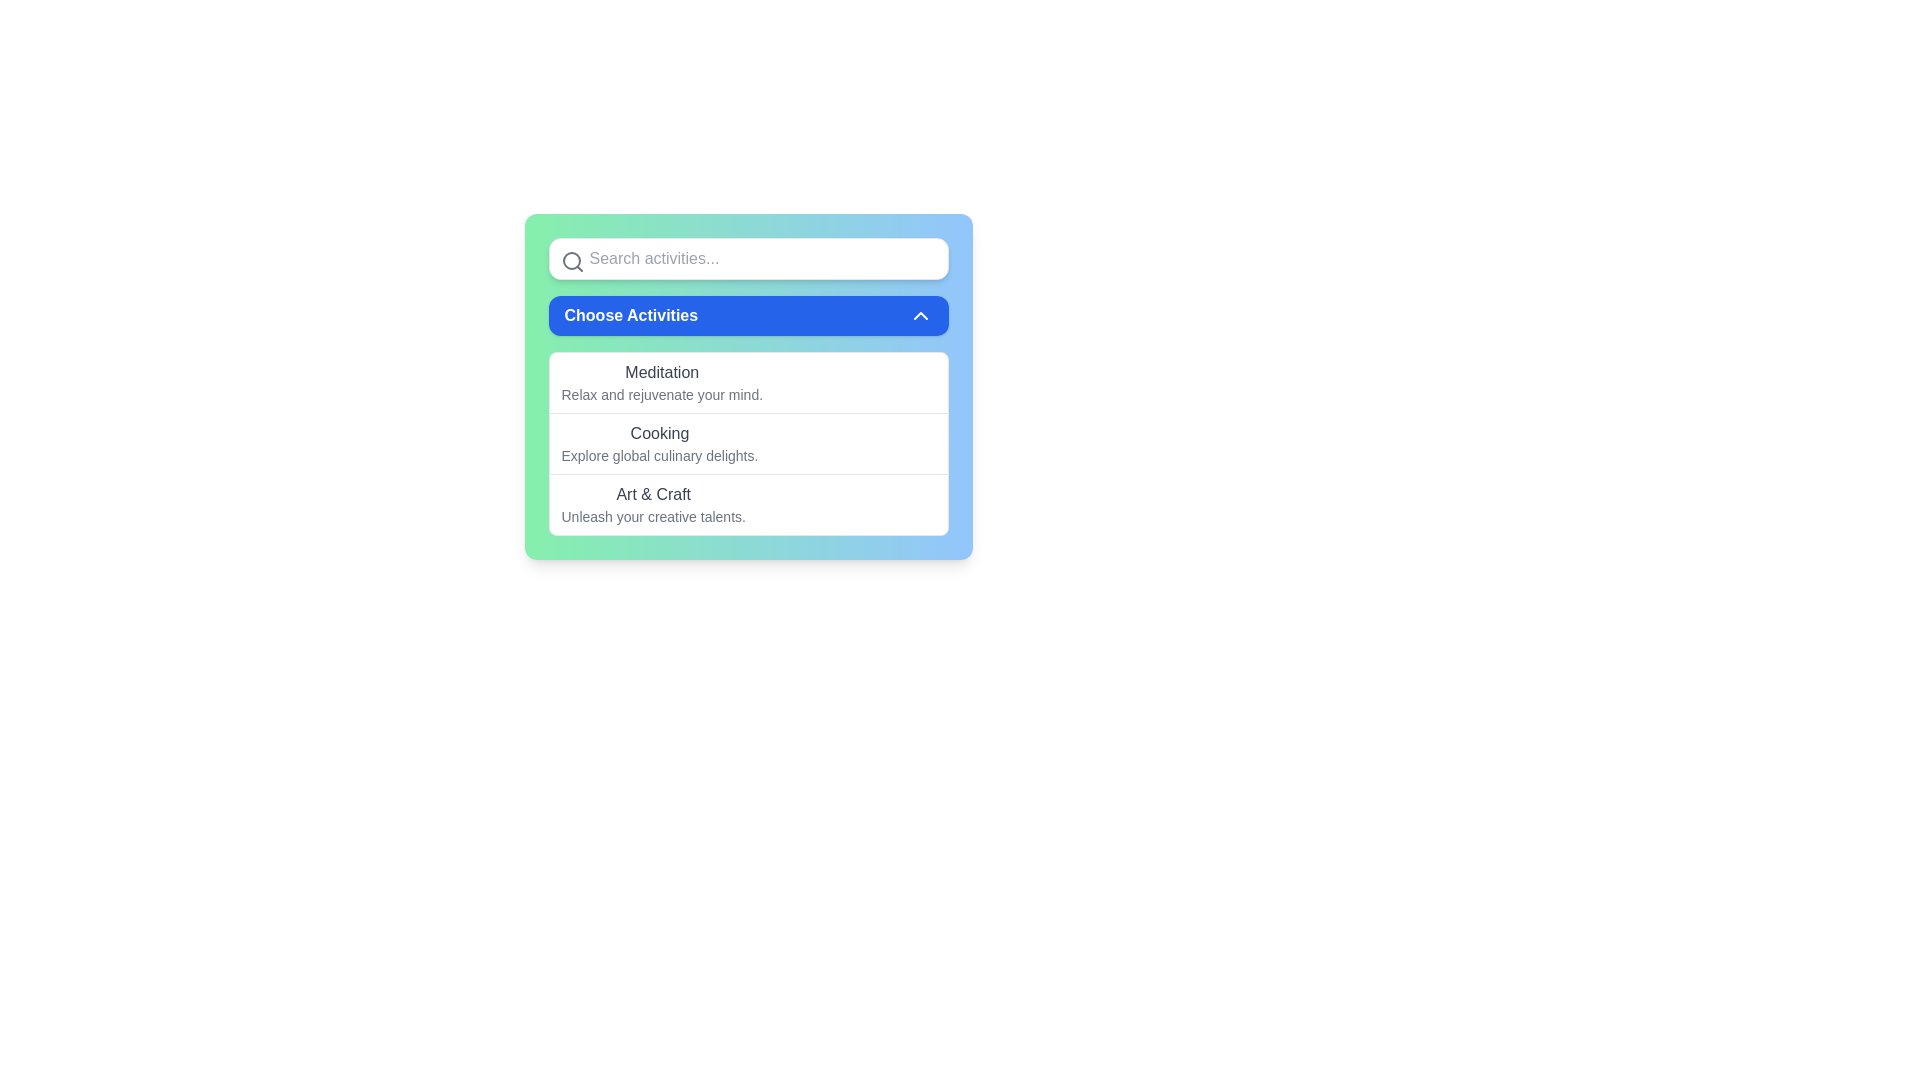  I want to click on the dropdown option titled 'Meditation', so click(747, 382).